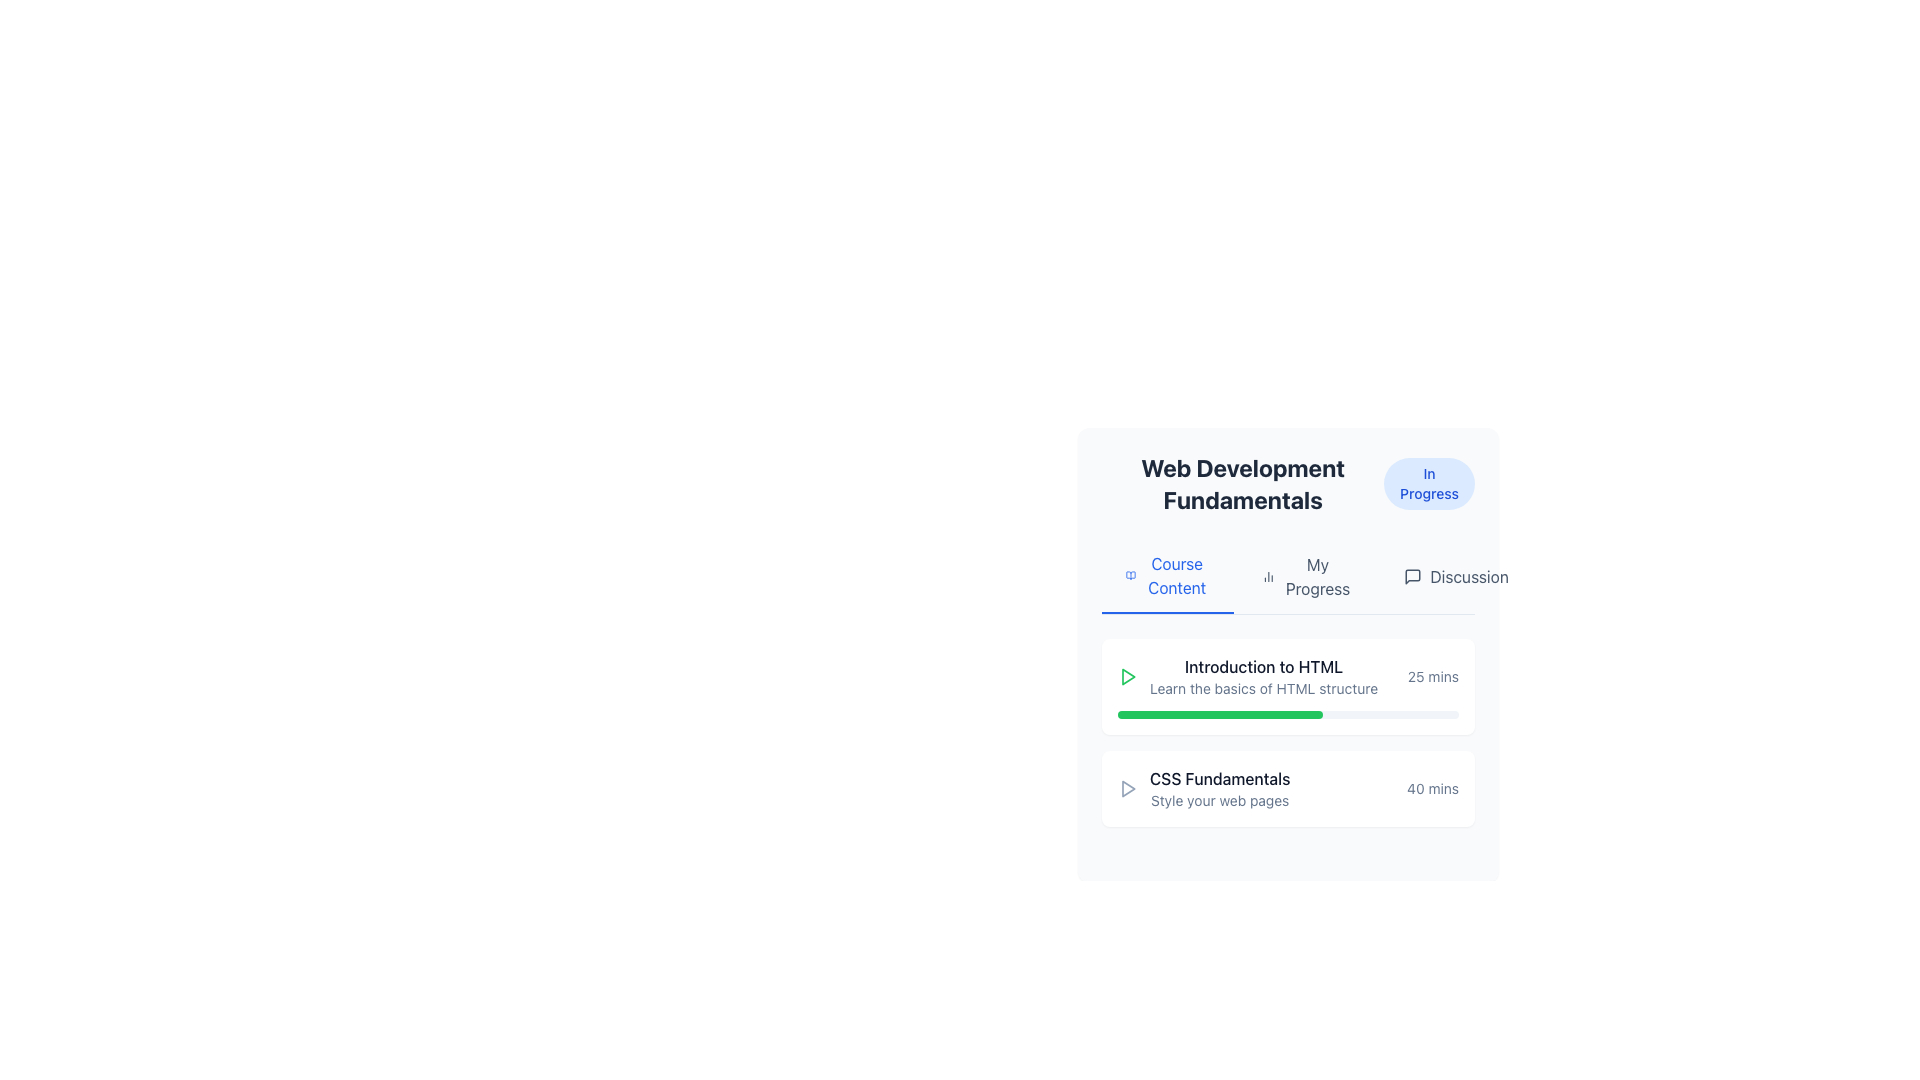 Image resolution: width=1920 pixels, height=1080 pixels. I want to click on progress bar completion, so click(1189, 713).